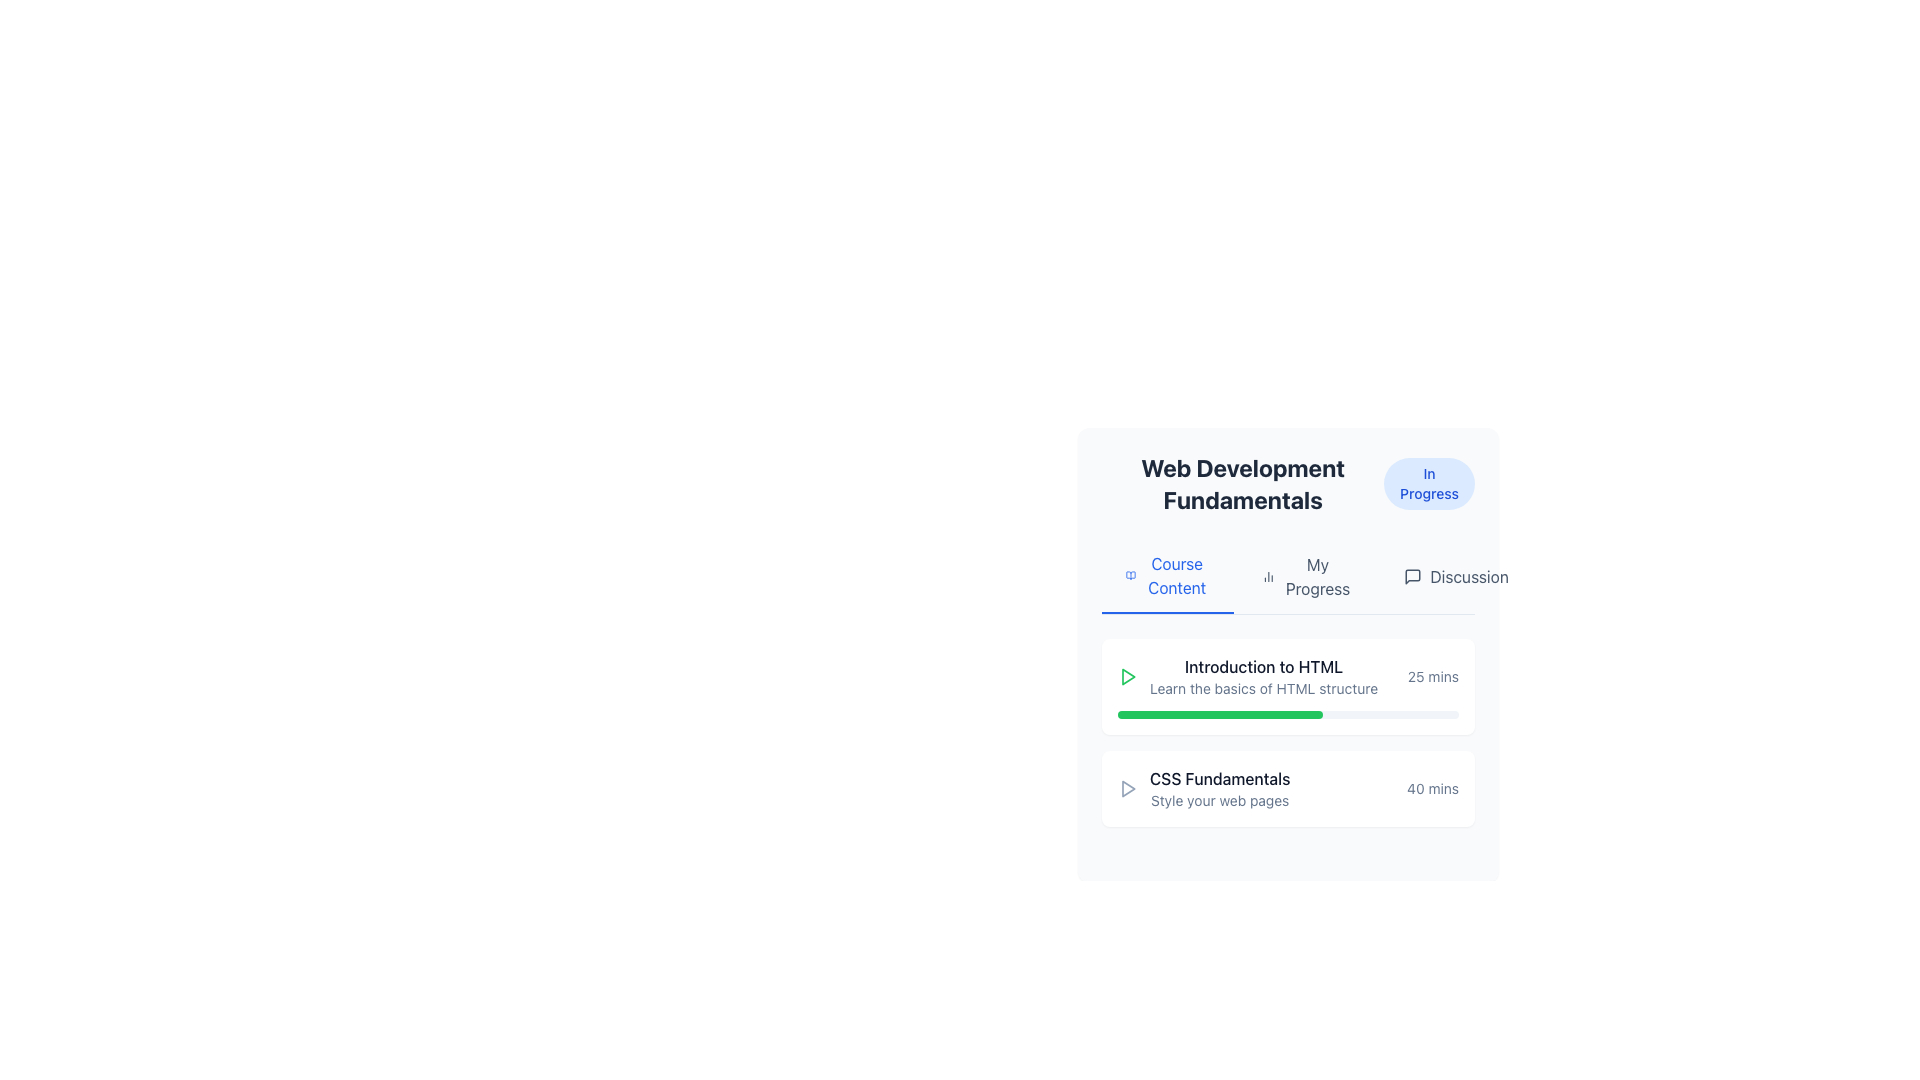 Image resolution: width=1920 pixels, height=1080 pixels. I want to click on progress bar completion, so click(1189, 713).